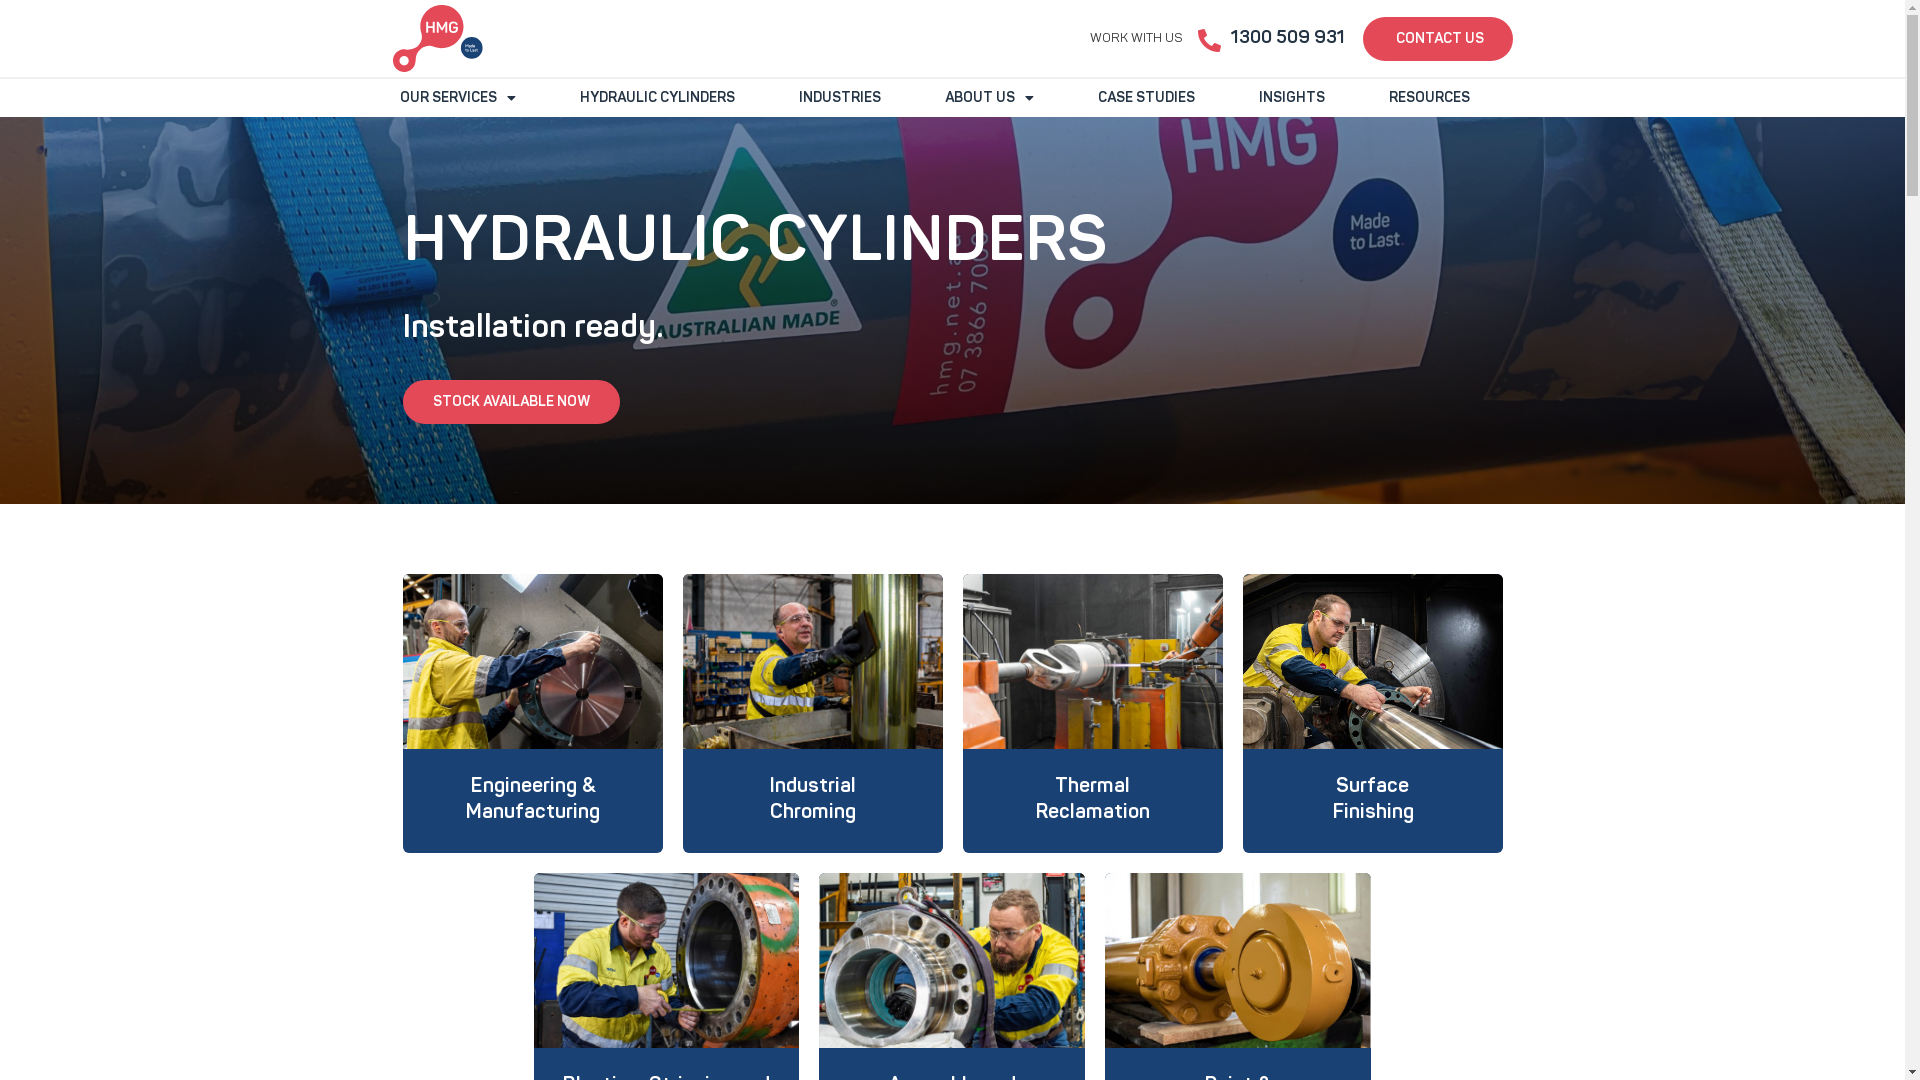 Image resolution: width=1920 pixels, height=1080 pixels. Describe the element at coordinates (455, 97) in the screenshot. I see `'OUR SERVICES'` at that location.